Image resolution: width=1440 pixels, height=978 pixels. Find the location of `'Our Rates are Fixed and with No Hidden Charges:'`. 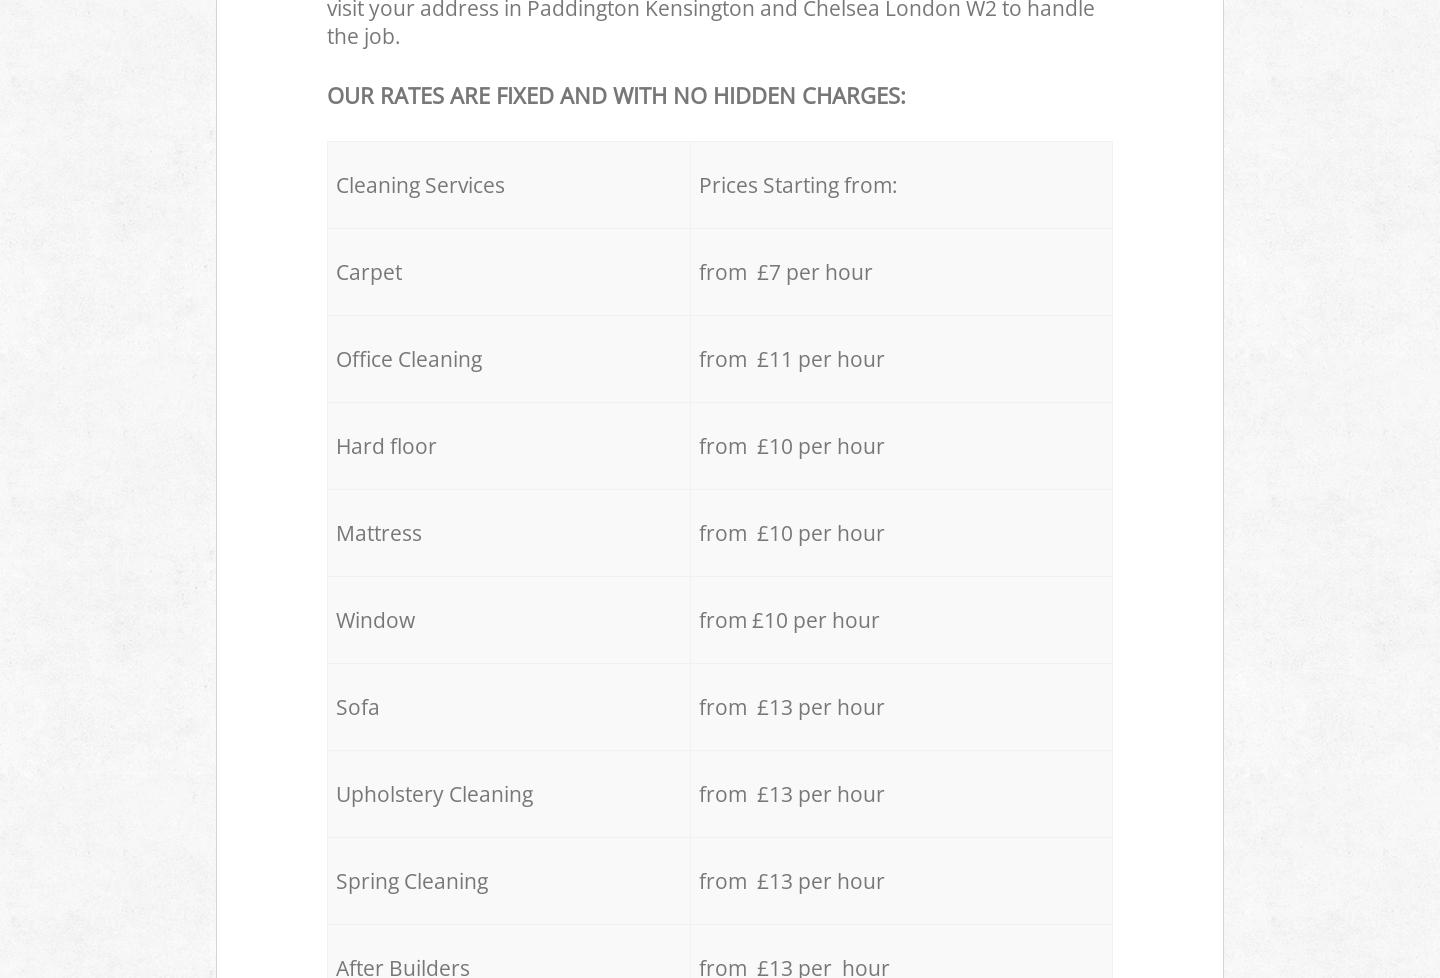

'Our Rates are Fixed and with No Hidden Charges:' is located at coordinates (615, 94).